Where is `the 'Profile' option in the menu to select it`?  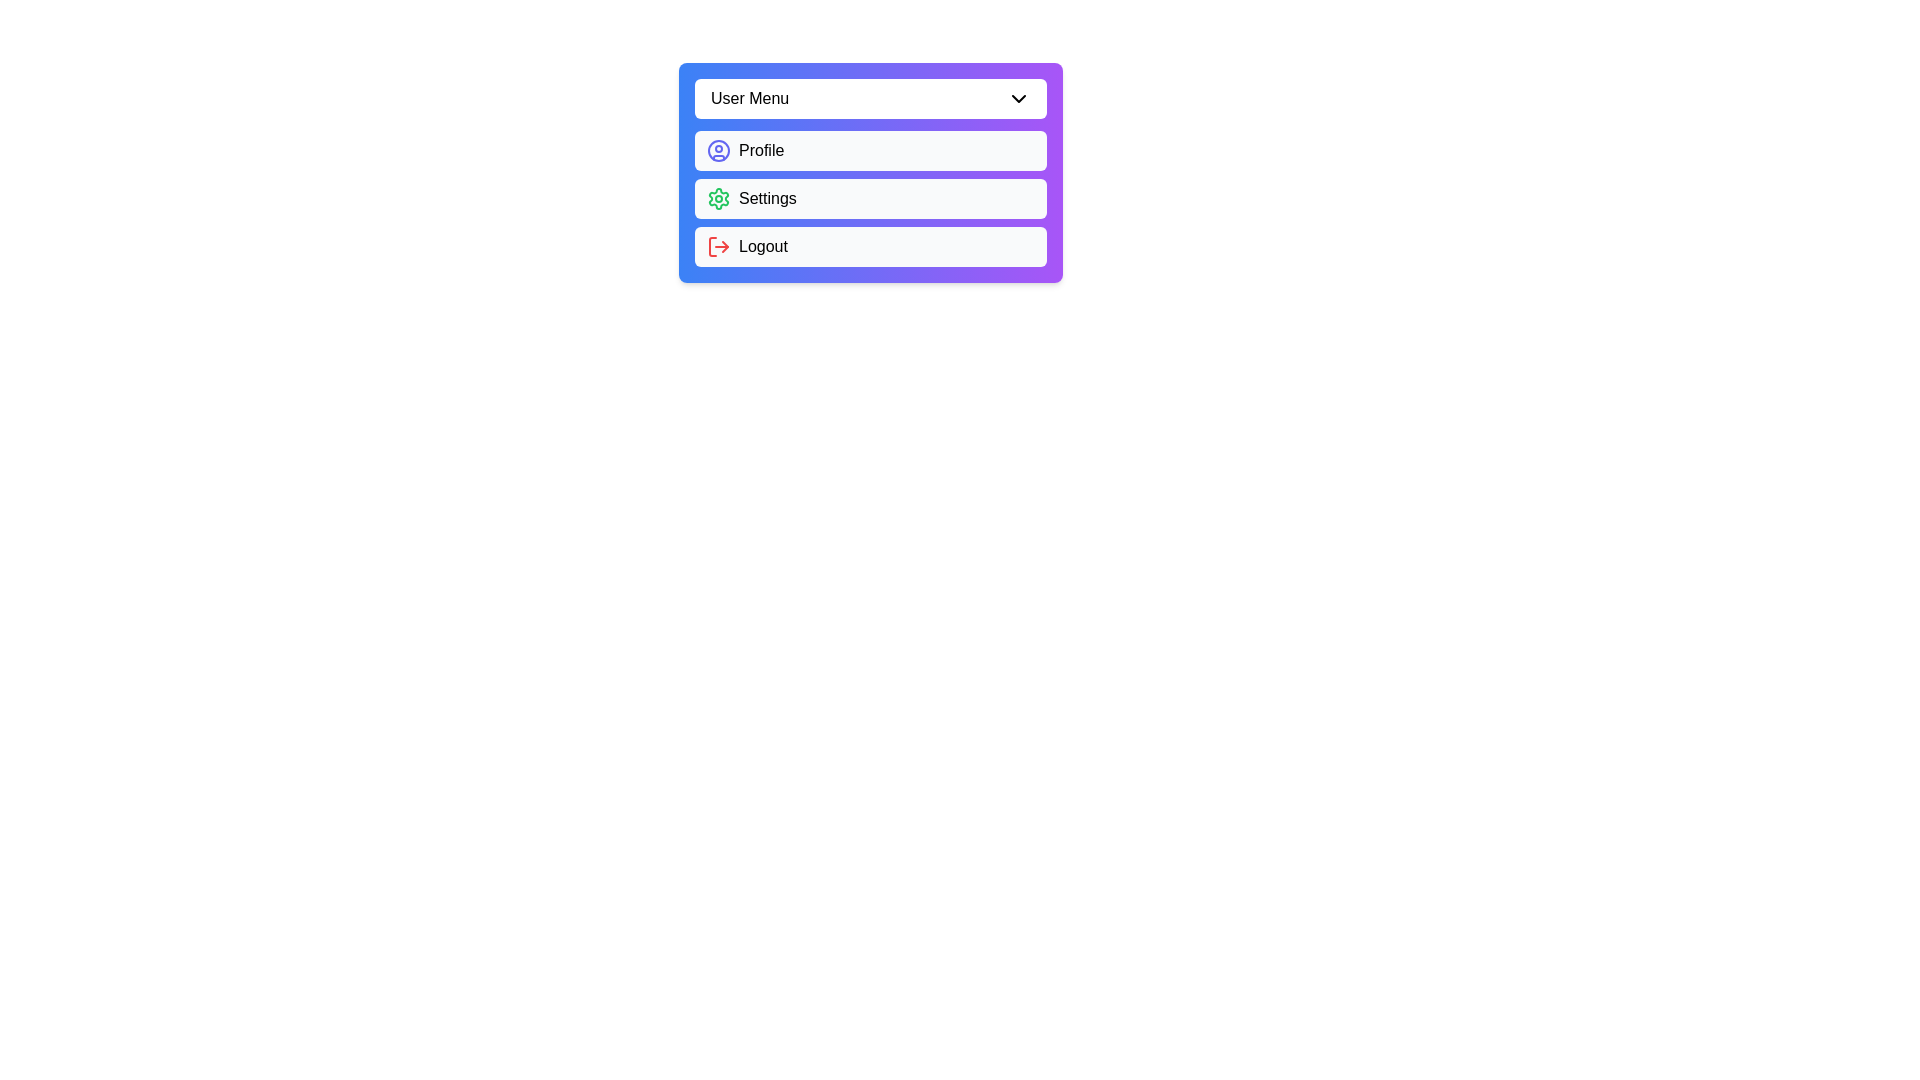 the 'Profile' option in the menu to select it is located at coordinates (870, 149).